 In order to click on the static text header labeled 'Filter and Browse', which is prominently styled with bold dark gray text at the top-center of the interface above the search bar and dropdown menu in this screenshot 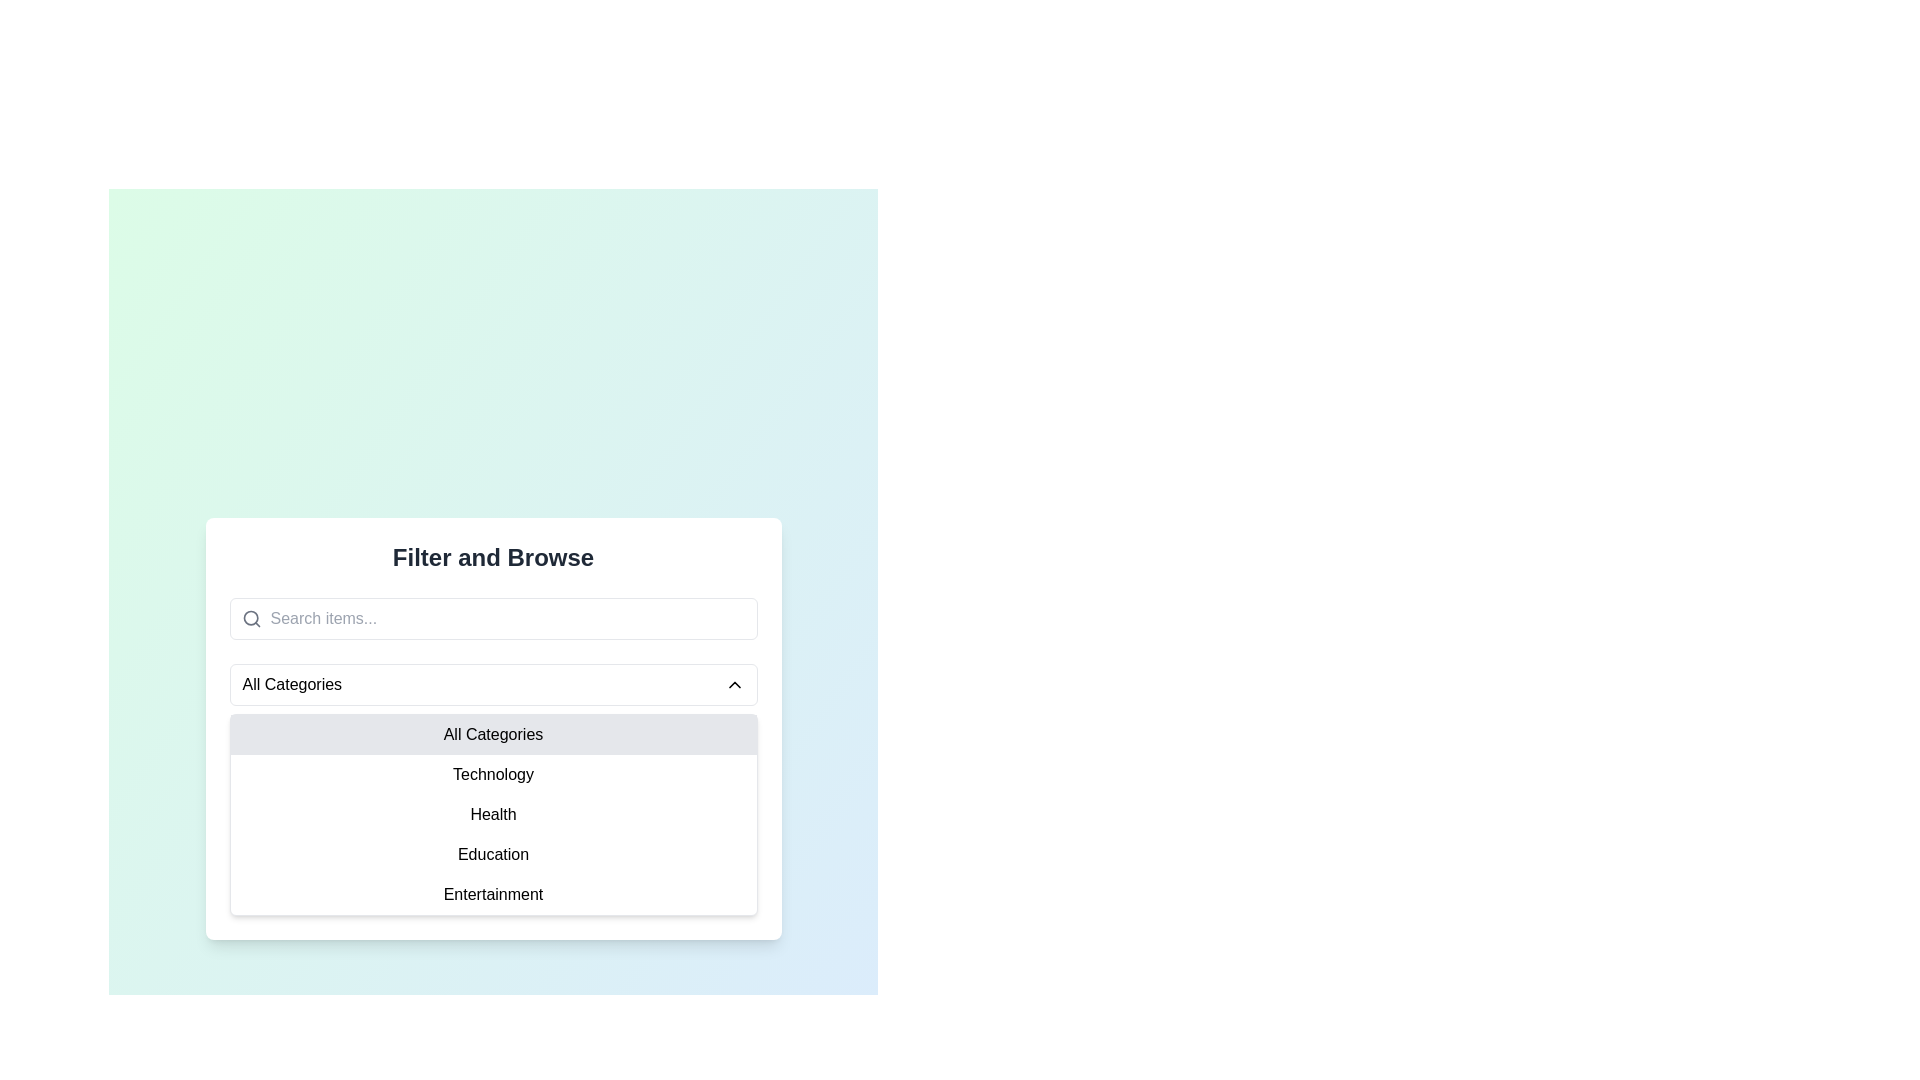, I will do `click(493, 558)`.